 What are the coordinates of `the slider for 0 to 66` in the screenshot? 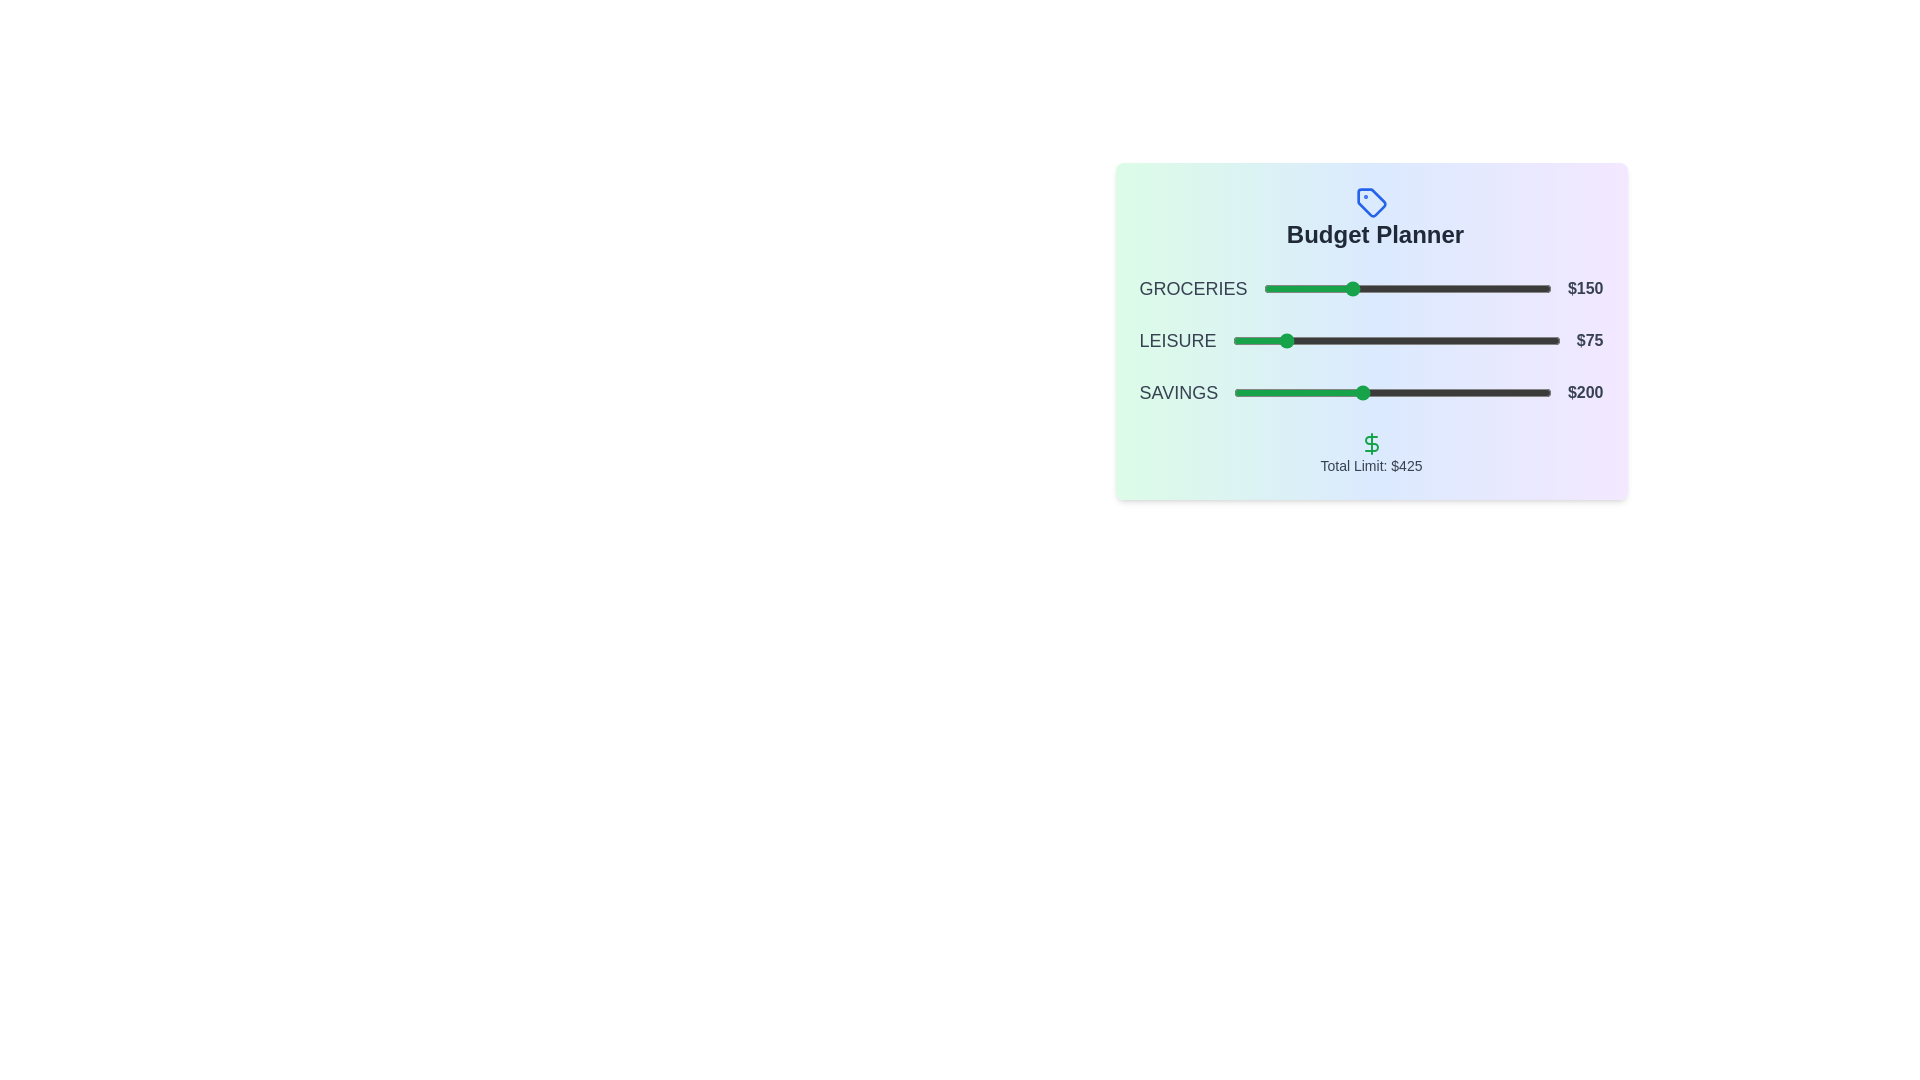 It's located at (1301, 289).